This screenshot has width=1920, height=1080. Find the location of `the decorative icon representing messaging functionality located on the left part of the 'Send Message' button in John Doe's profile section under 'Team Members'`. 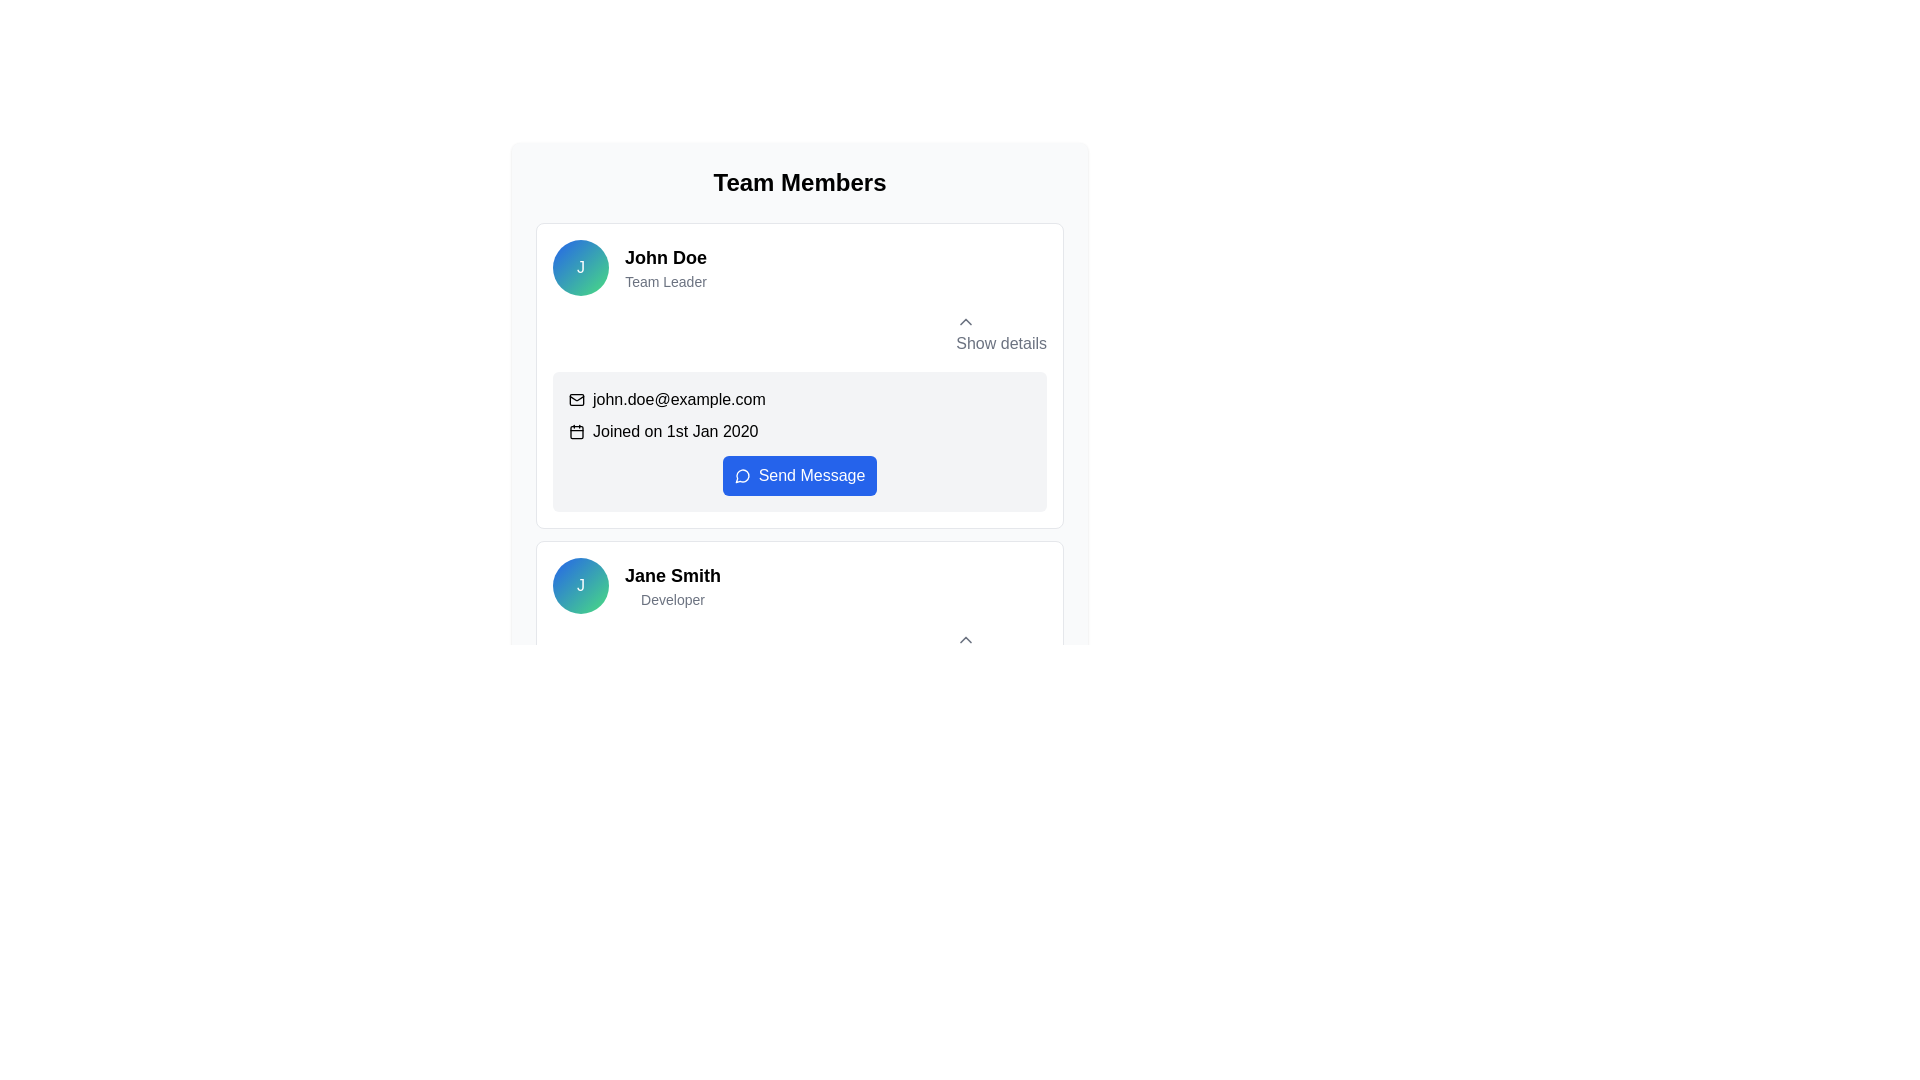

the decorative icon representing messaging functionality located on the left part of the 'Send Message' button in John Doe's profile section under 'Team Members' is located at coordinates (741, 475).